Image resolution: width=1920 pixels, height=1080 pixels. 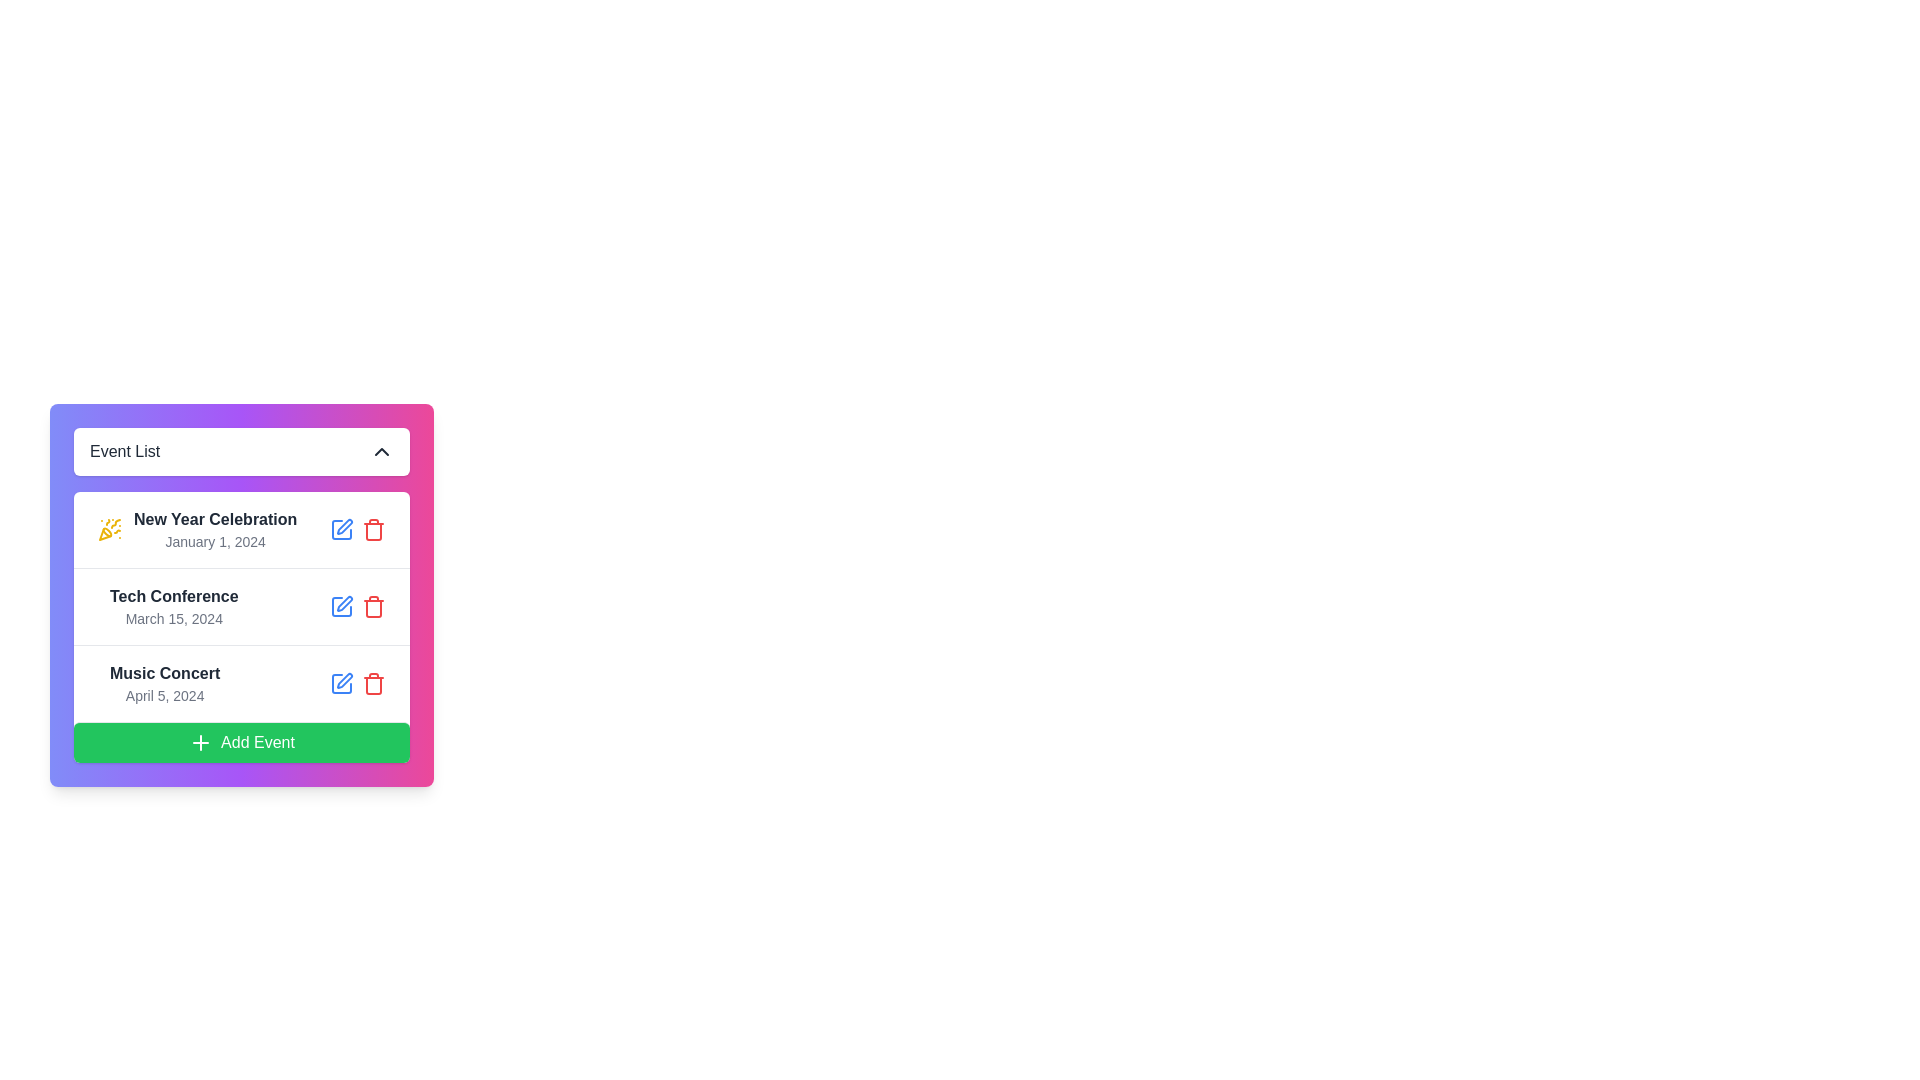 What do you see at coordinates (174, 605) in the screenshot?
I see `the 'Tech Conference' event text element in the card layout to interact with associated elements` at bounding box center [174, 605].